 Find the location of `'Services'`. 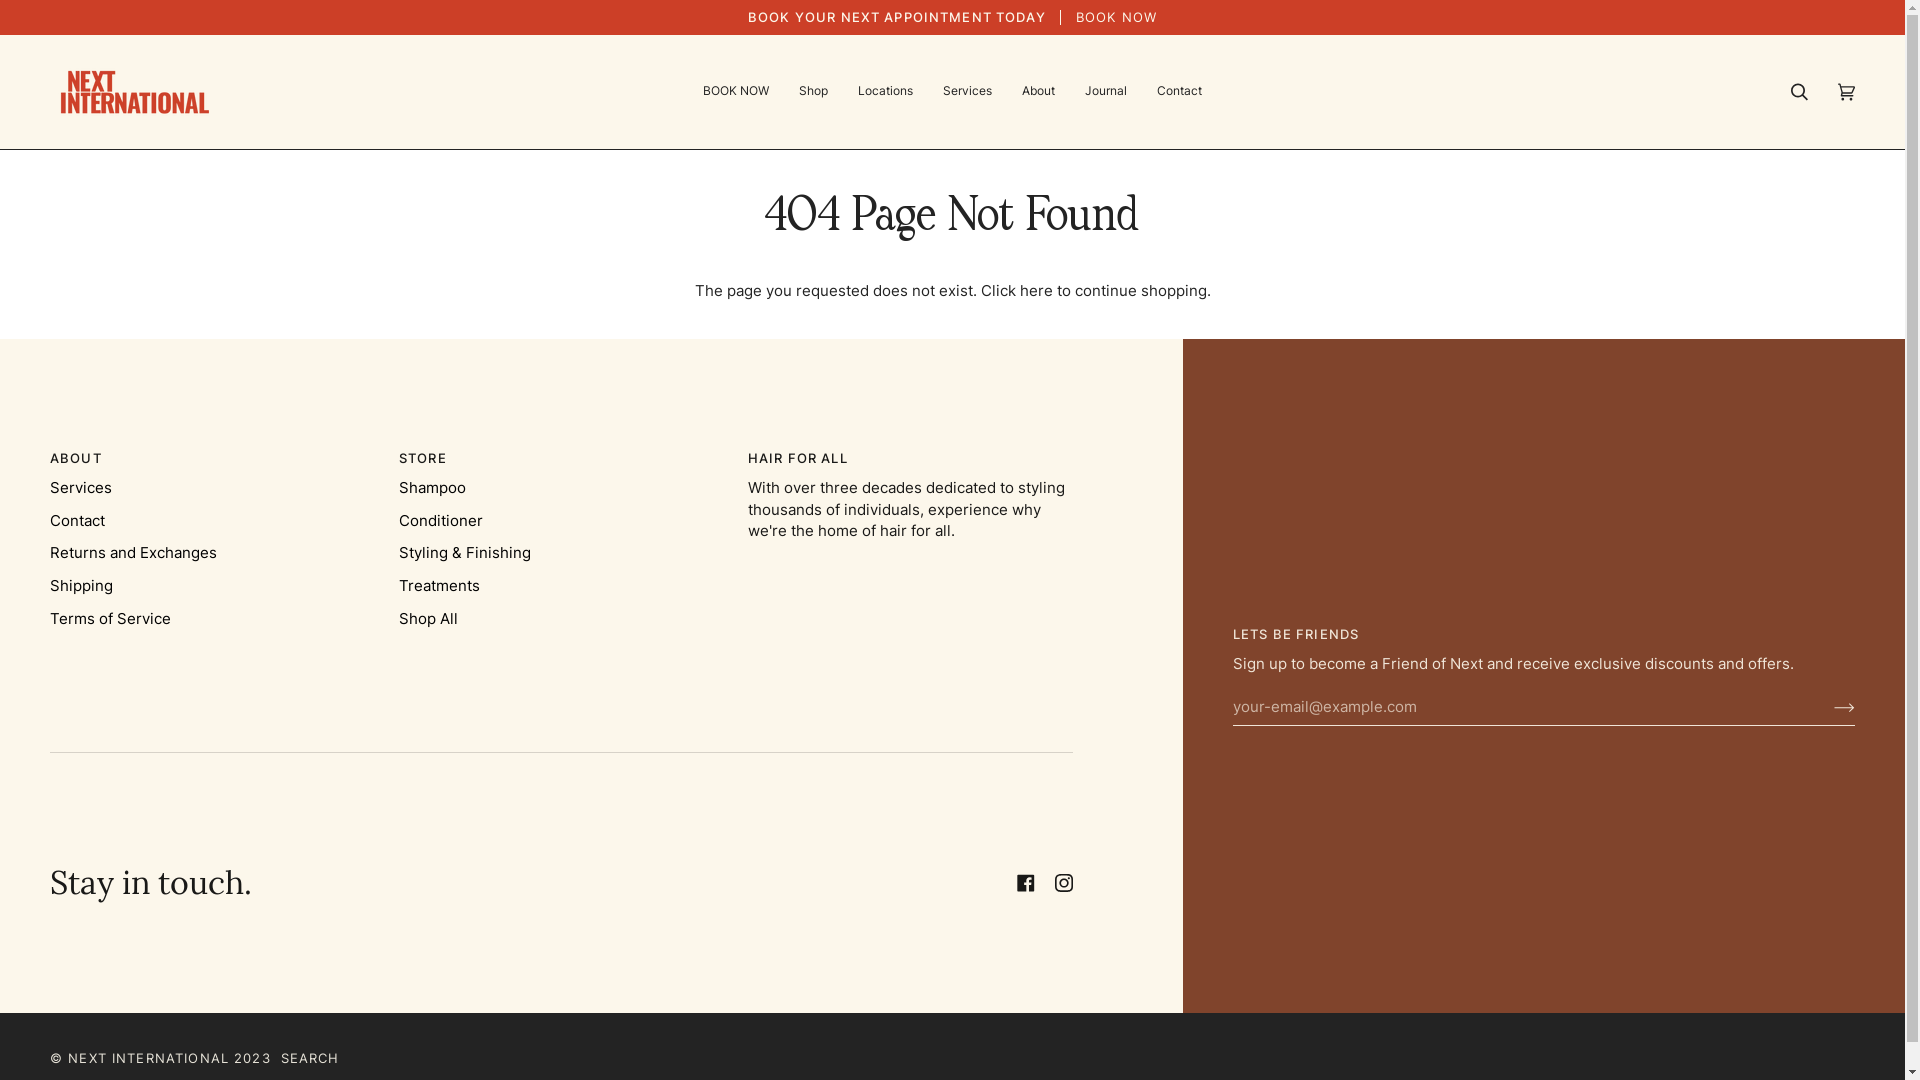

'Services' is located at coordinates (967, 92).